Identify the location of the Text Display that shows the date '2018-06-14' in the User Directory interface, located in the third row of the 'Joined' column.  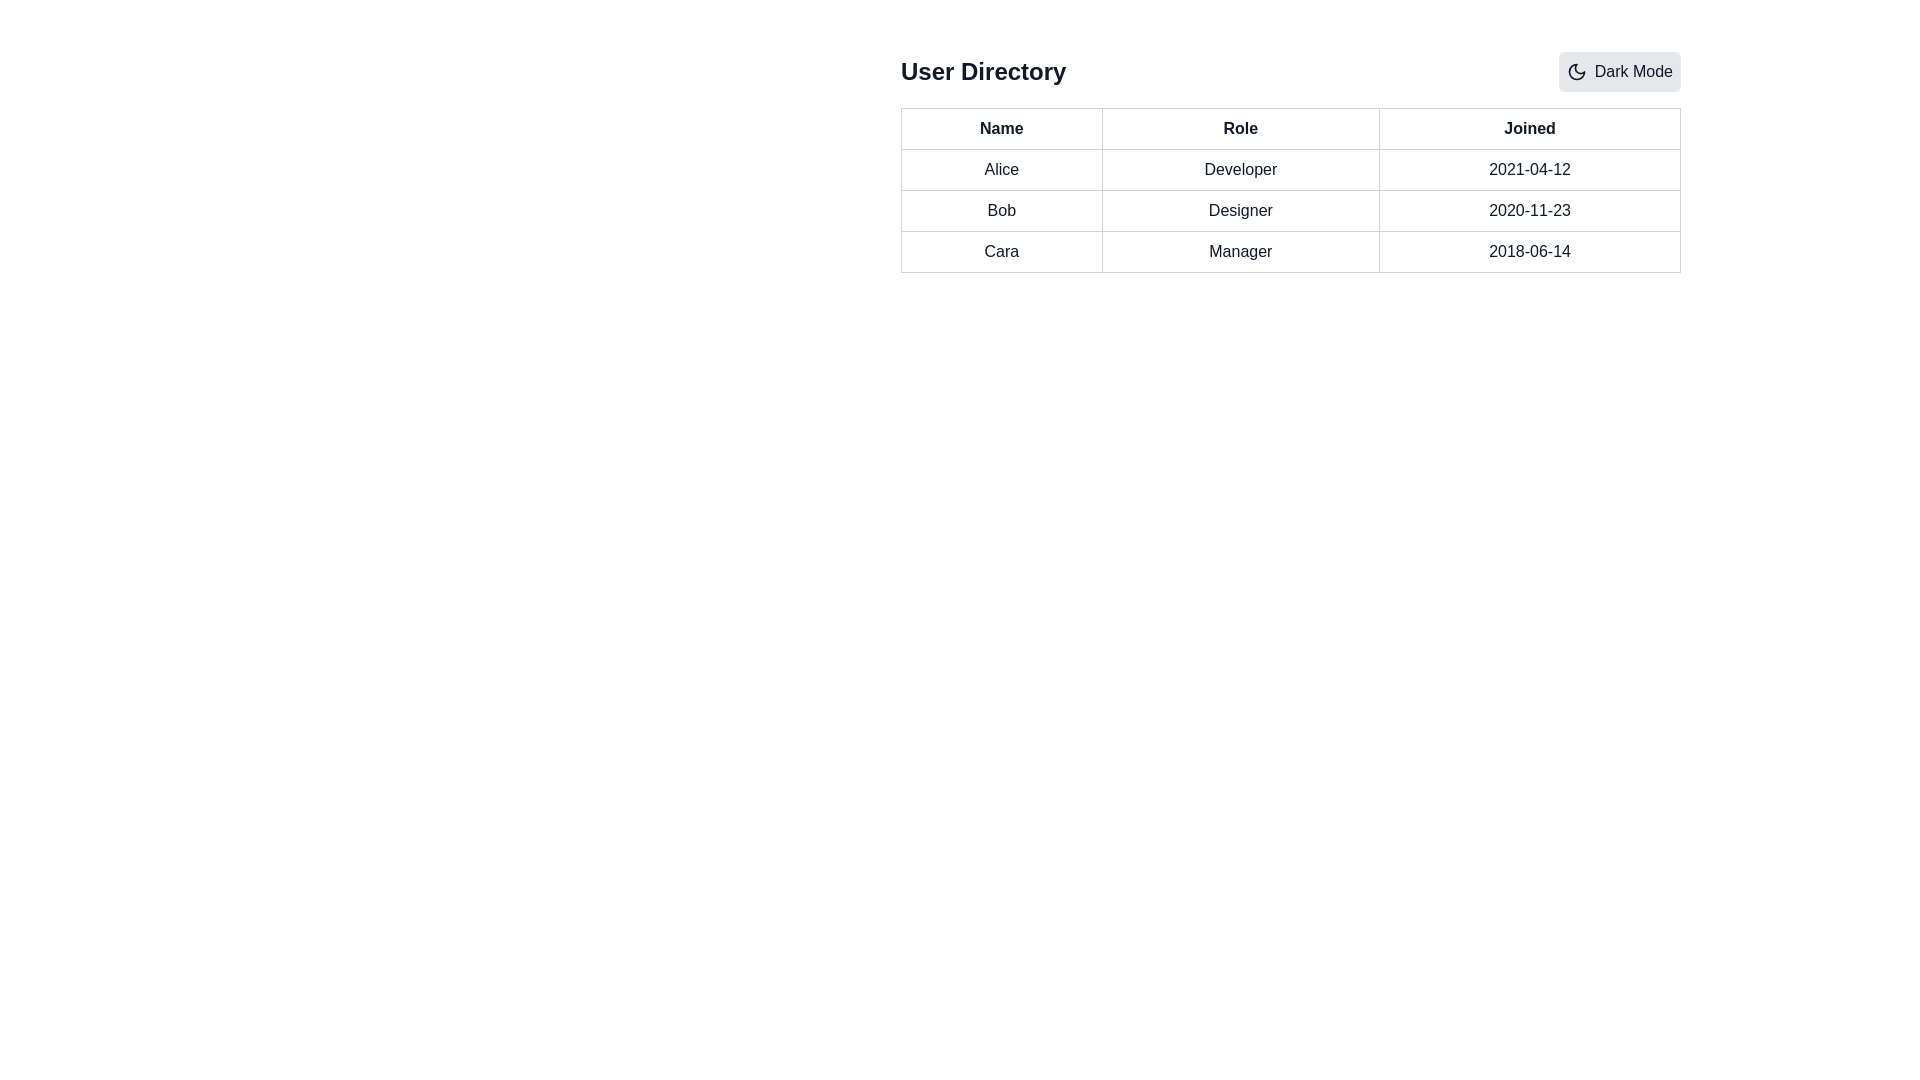
(1529, 250).